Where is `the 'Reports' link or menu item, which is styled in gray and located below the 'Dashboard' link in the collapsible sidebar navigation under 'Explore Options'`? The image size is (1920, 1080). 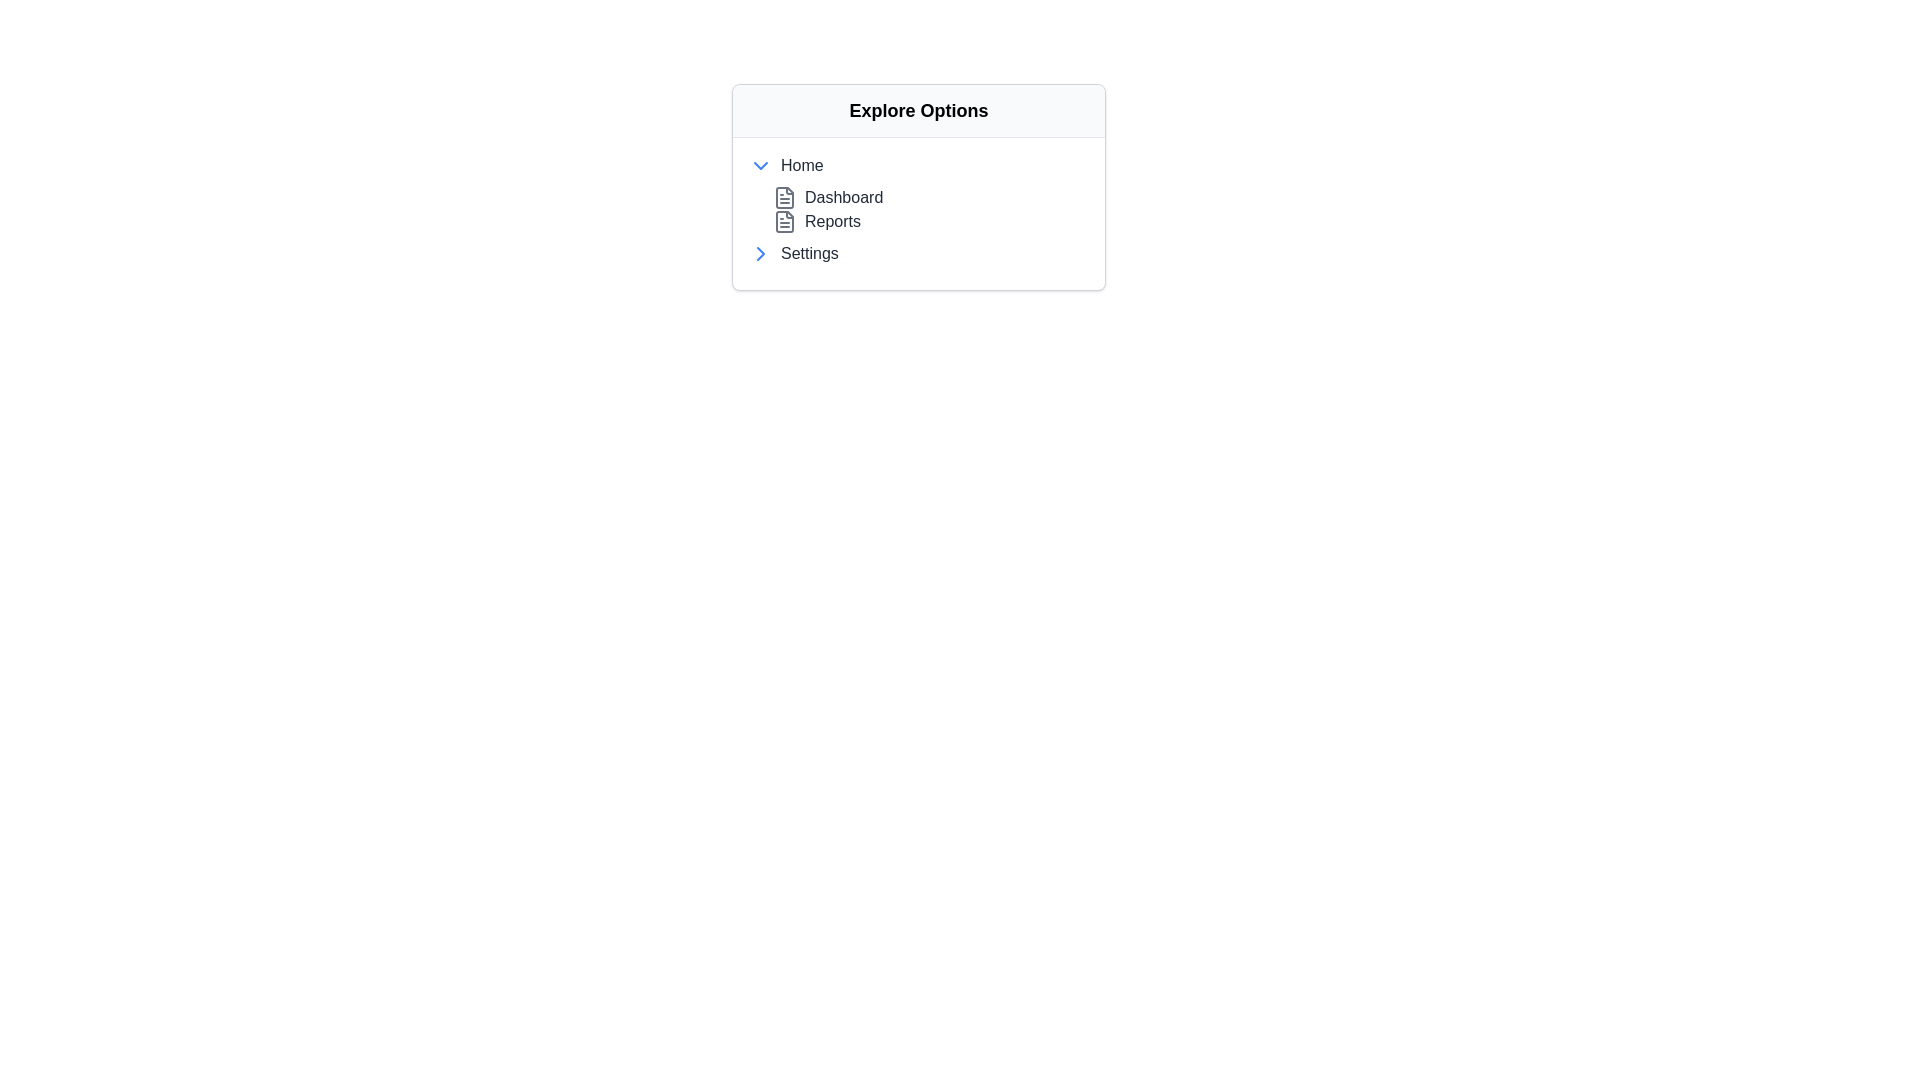 the 'Reports' link or menu item, which is styled in gray and located below the 'Dashboard' link in the collapsible sidebar navigation under 'Explore Options' is located at coordinates (930, 222).